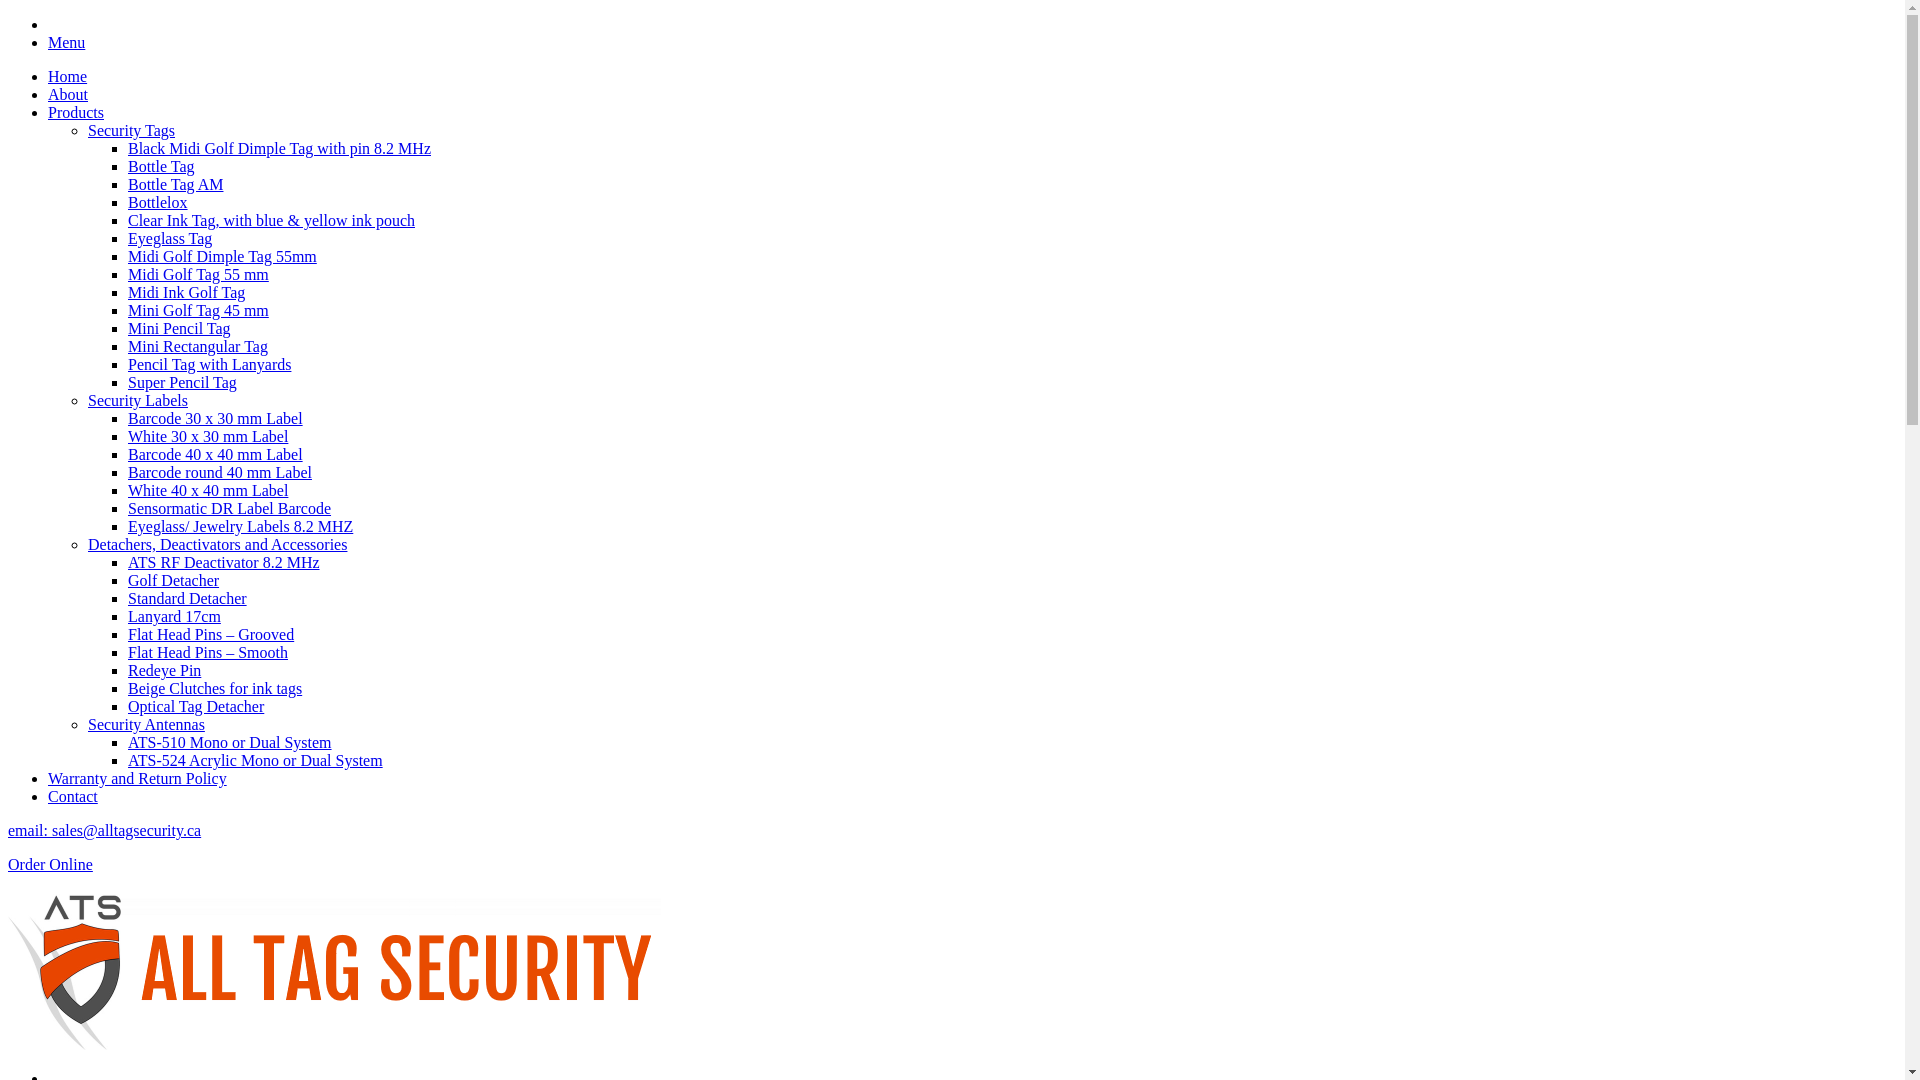  Describe the element at coordinates (207, 490) in the screenshot. I see `'White 40 x 40 mm Label'` at that location.